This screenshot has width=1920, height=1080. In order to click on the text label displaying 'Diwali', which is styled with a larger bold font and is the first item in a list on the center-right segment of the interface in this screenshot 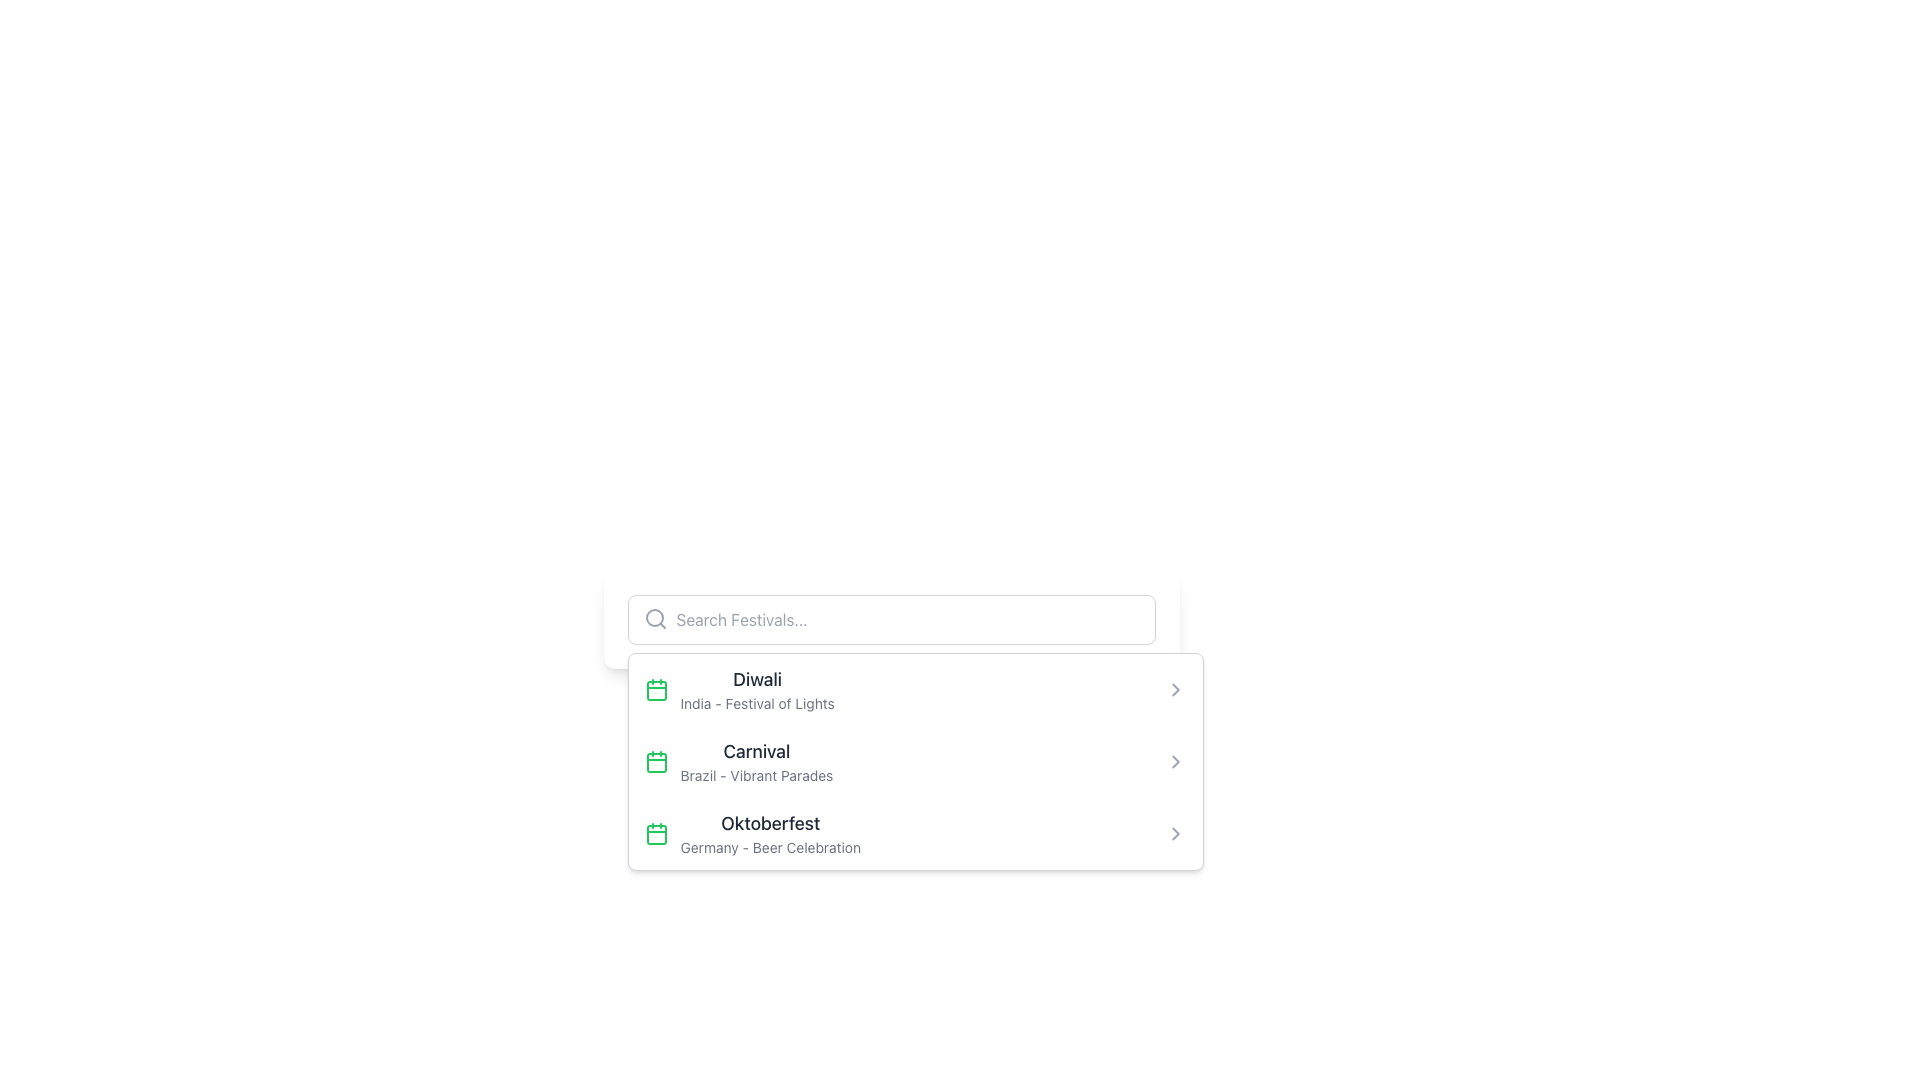, I will do `click(756, 678)`.